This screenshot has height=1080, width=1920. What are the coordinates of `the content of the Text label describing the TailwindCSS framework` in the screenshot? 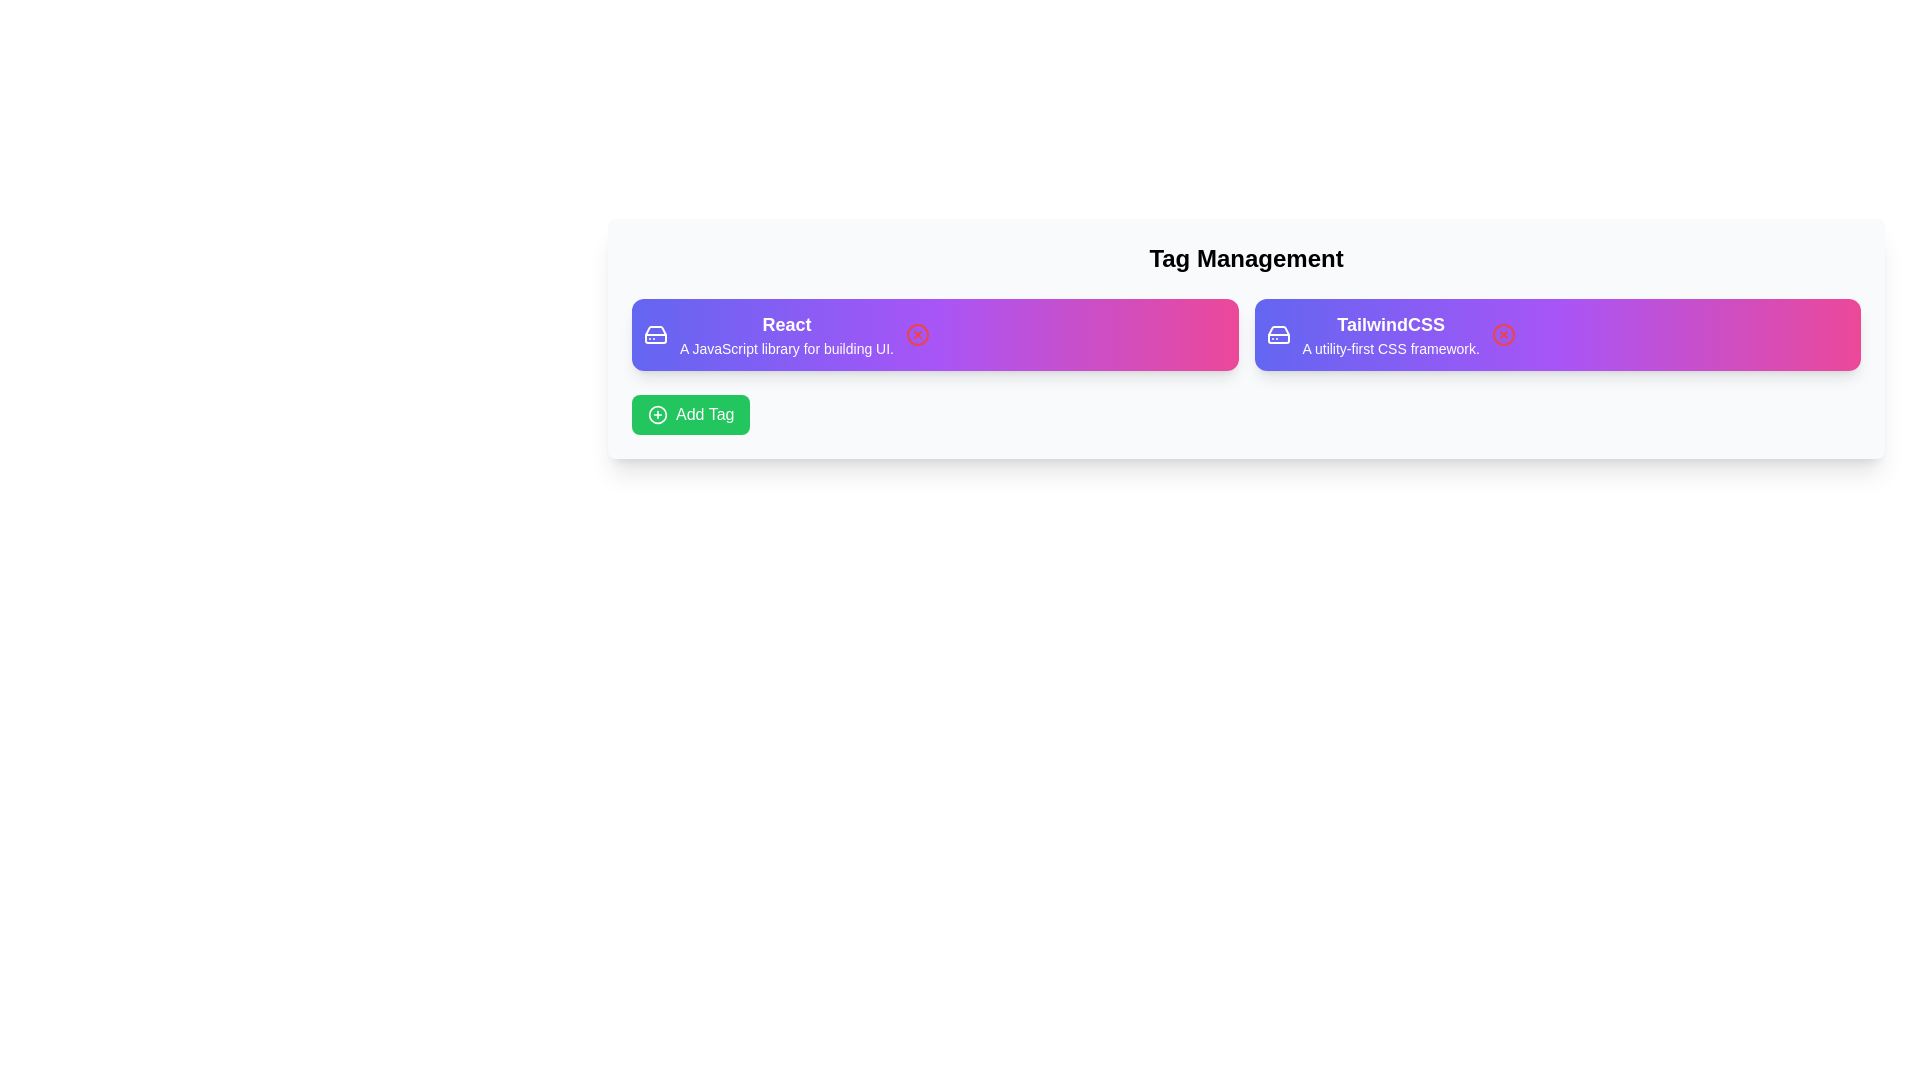 It's located at (1390, 334).